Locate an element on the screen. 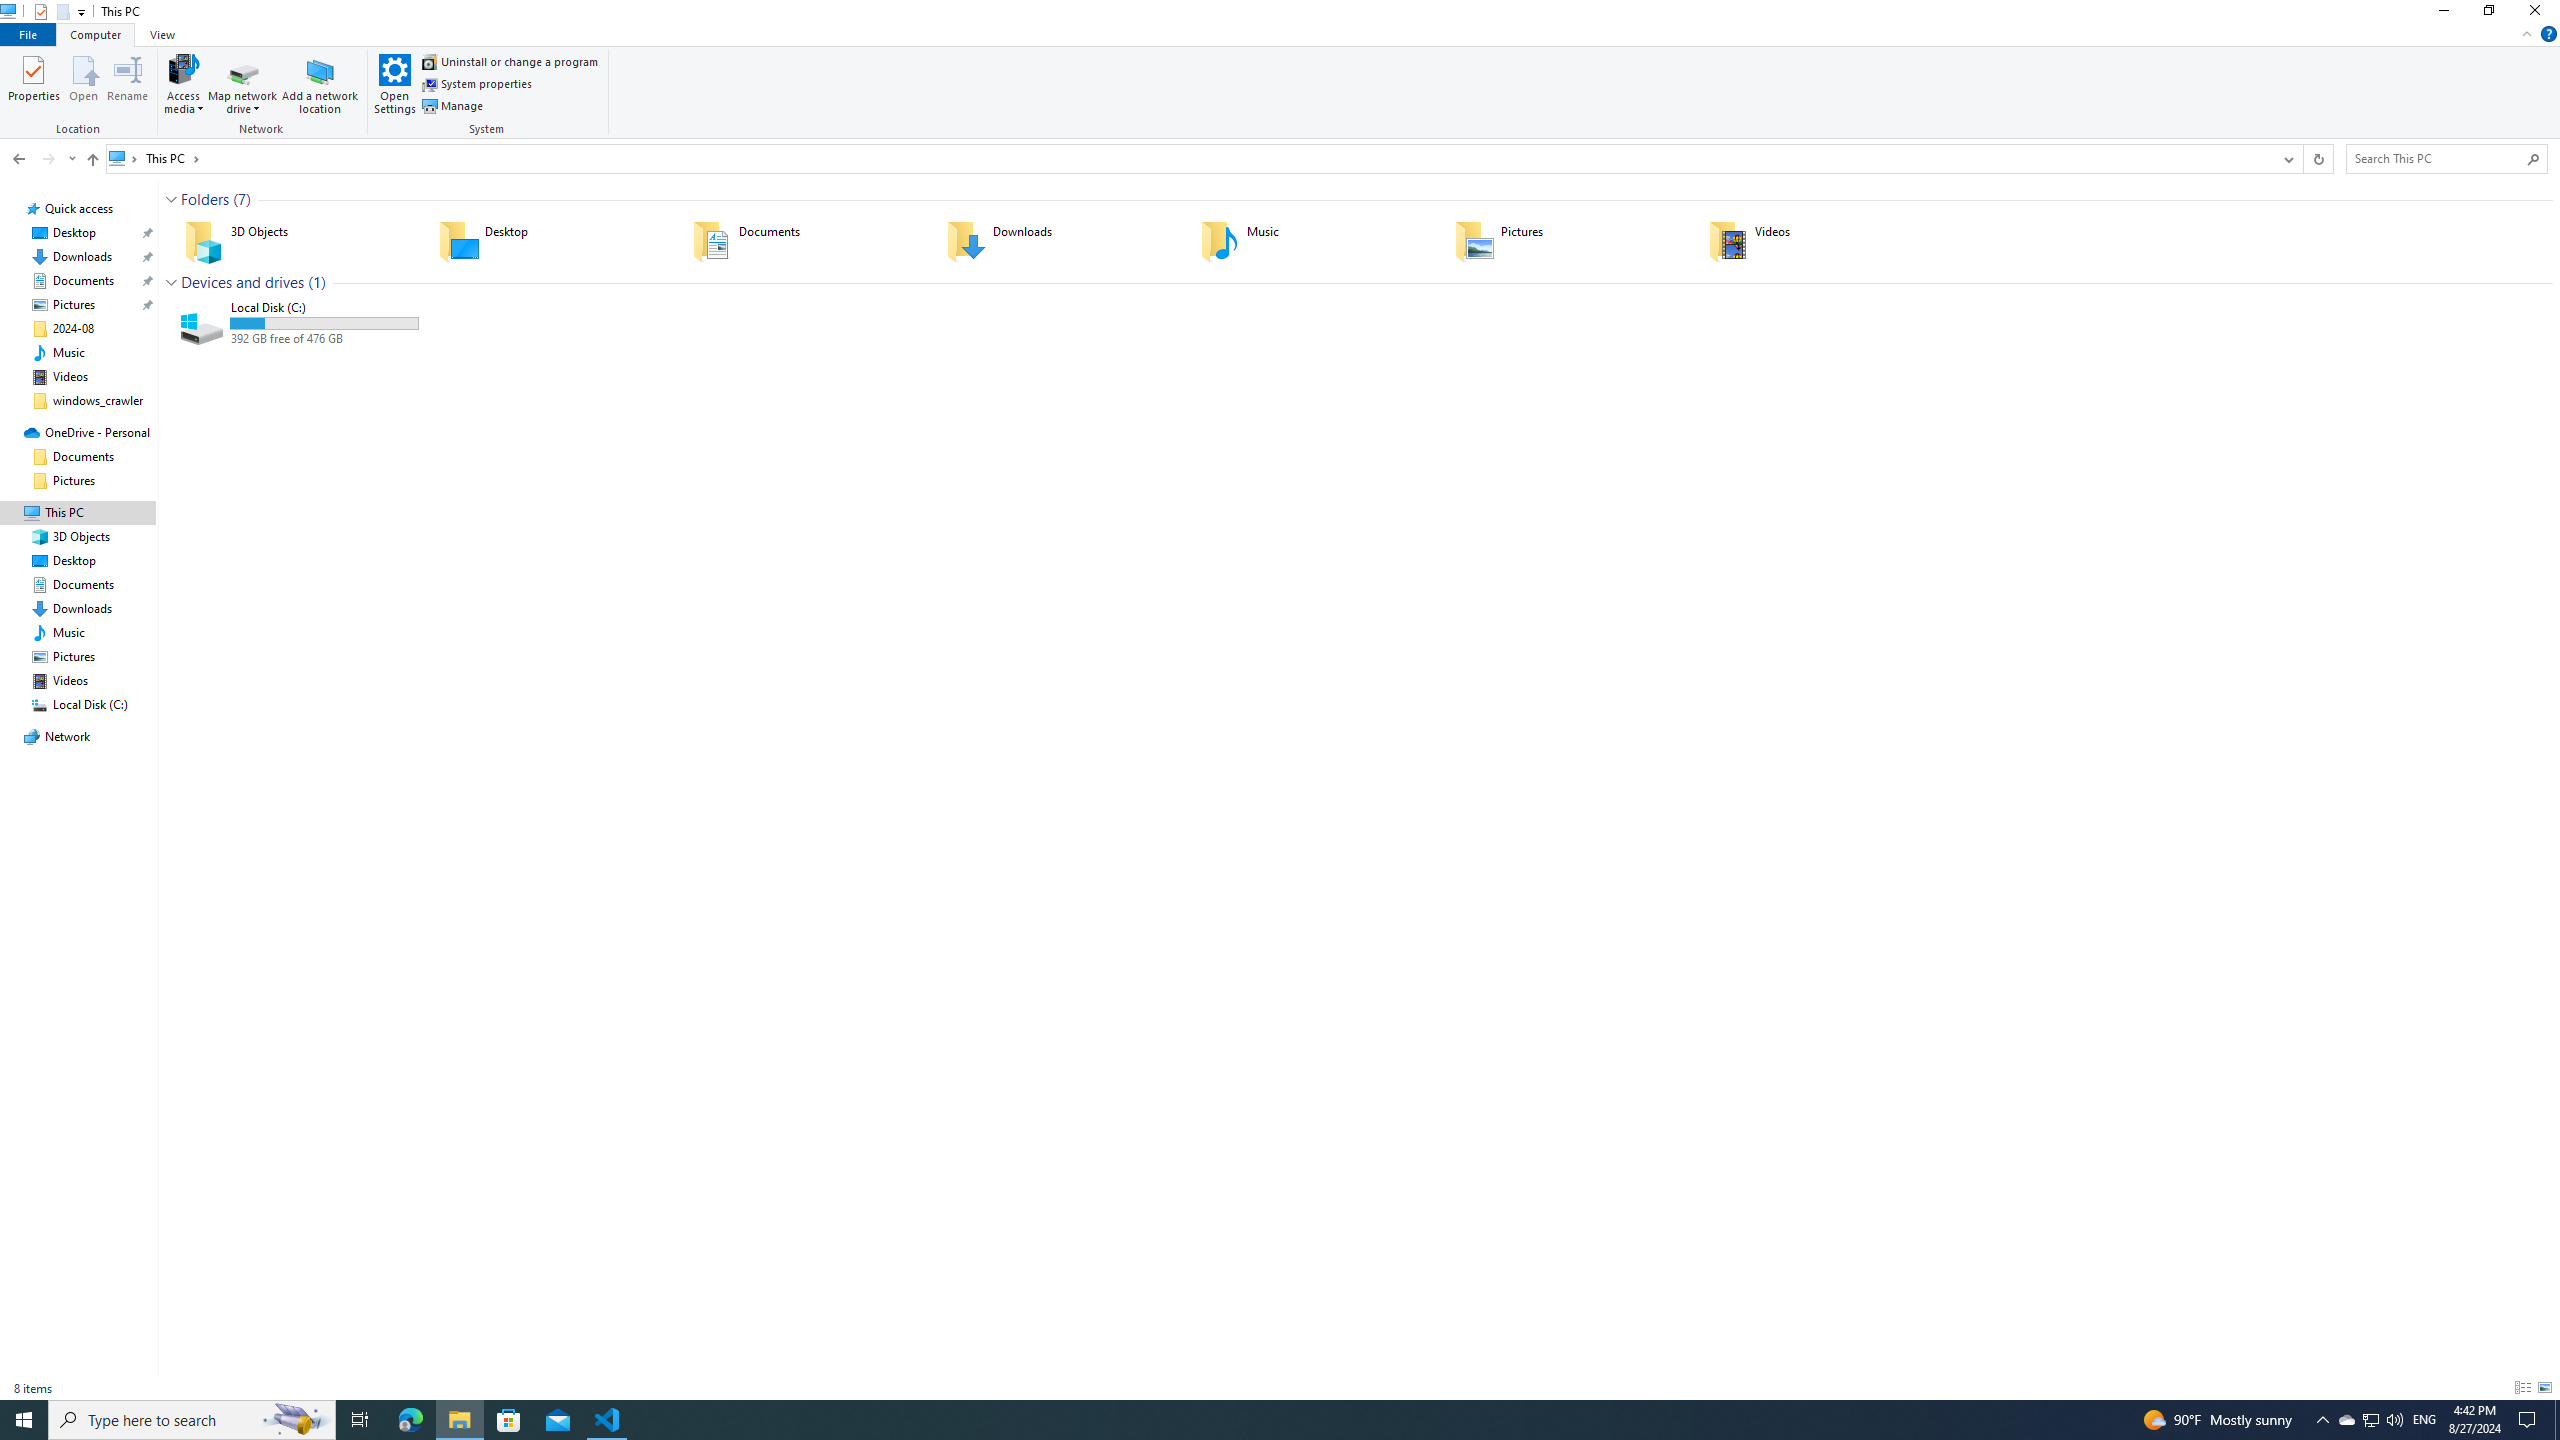  'Quick Access Toolbar' is located at coordinates (52, 11).